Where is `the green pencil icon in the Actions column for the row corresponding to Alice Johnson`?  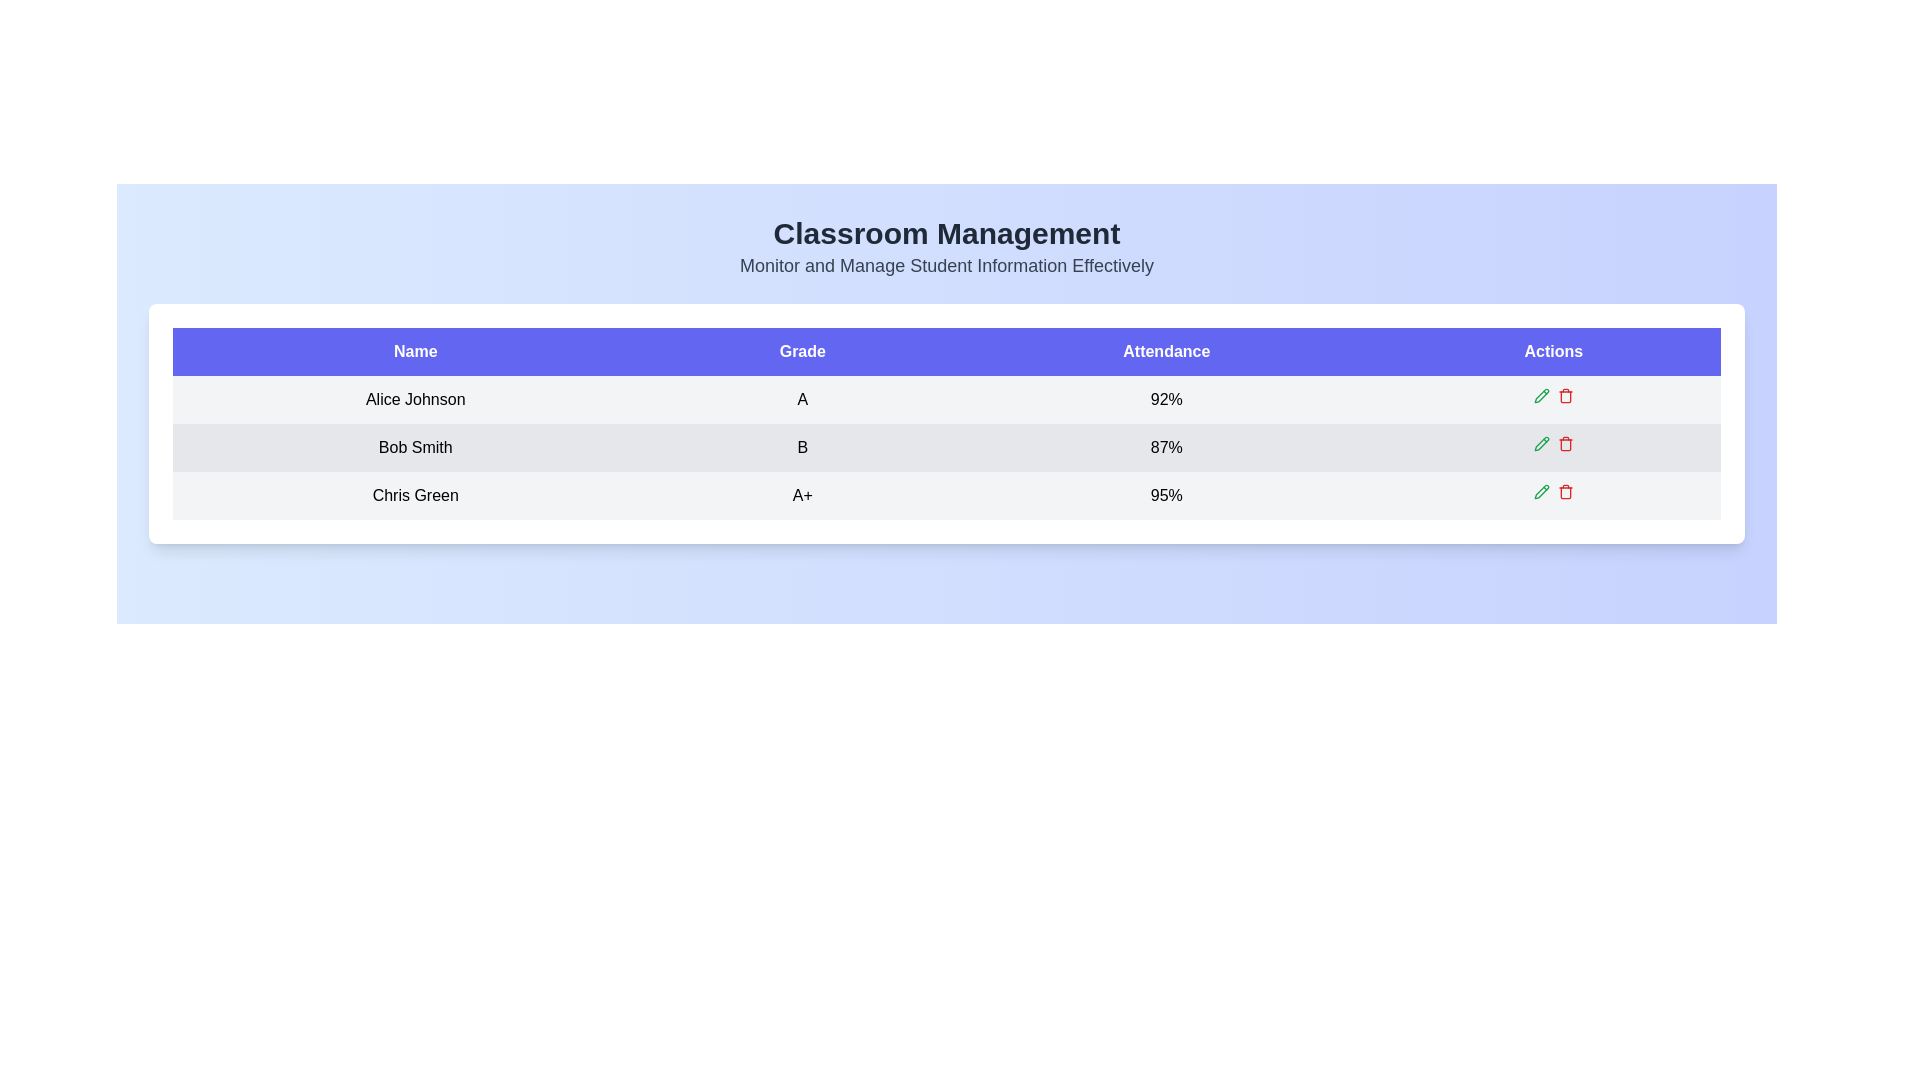 the green pencil icon in the Actions column for the row corresponding to Alice Johnson is located at coordinates (1552, 396).